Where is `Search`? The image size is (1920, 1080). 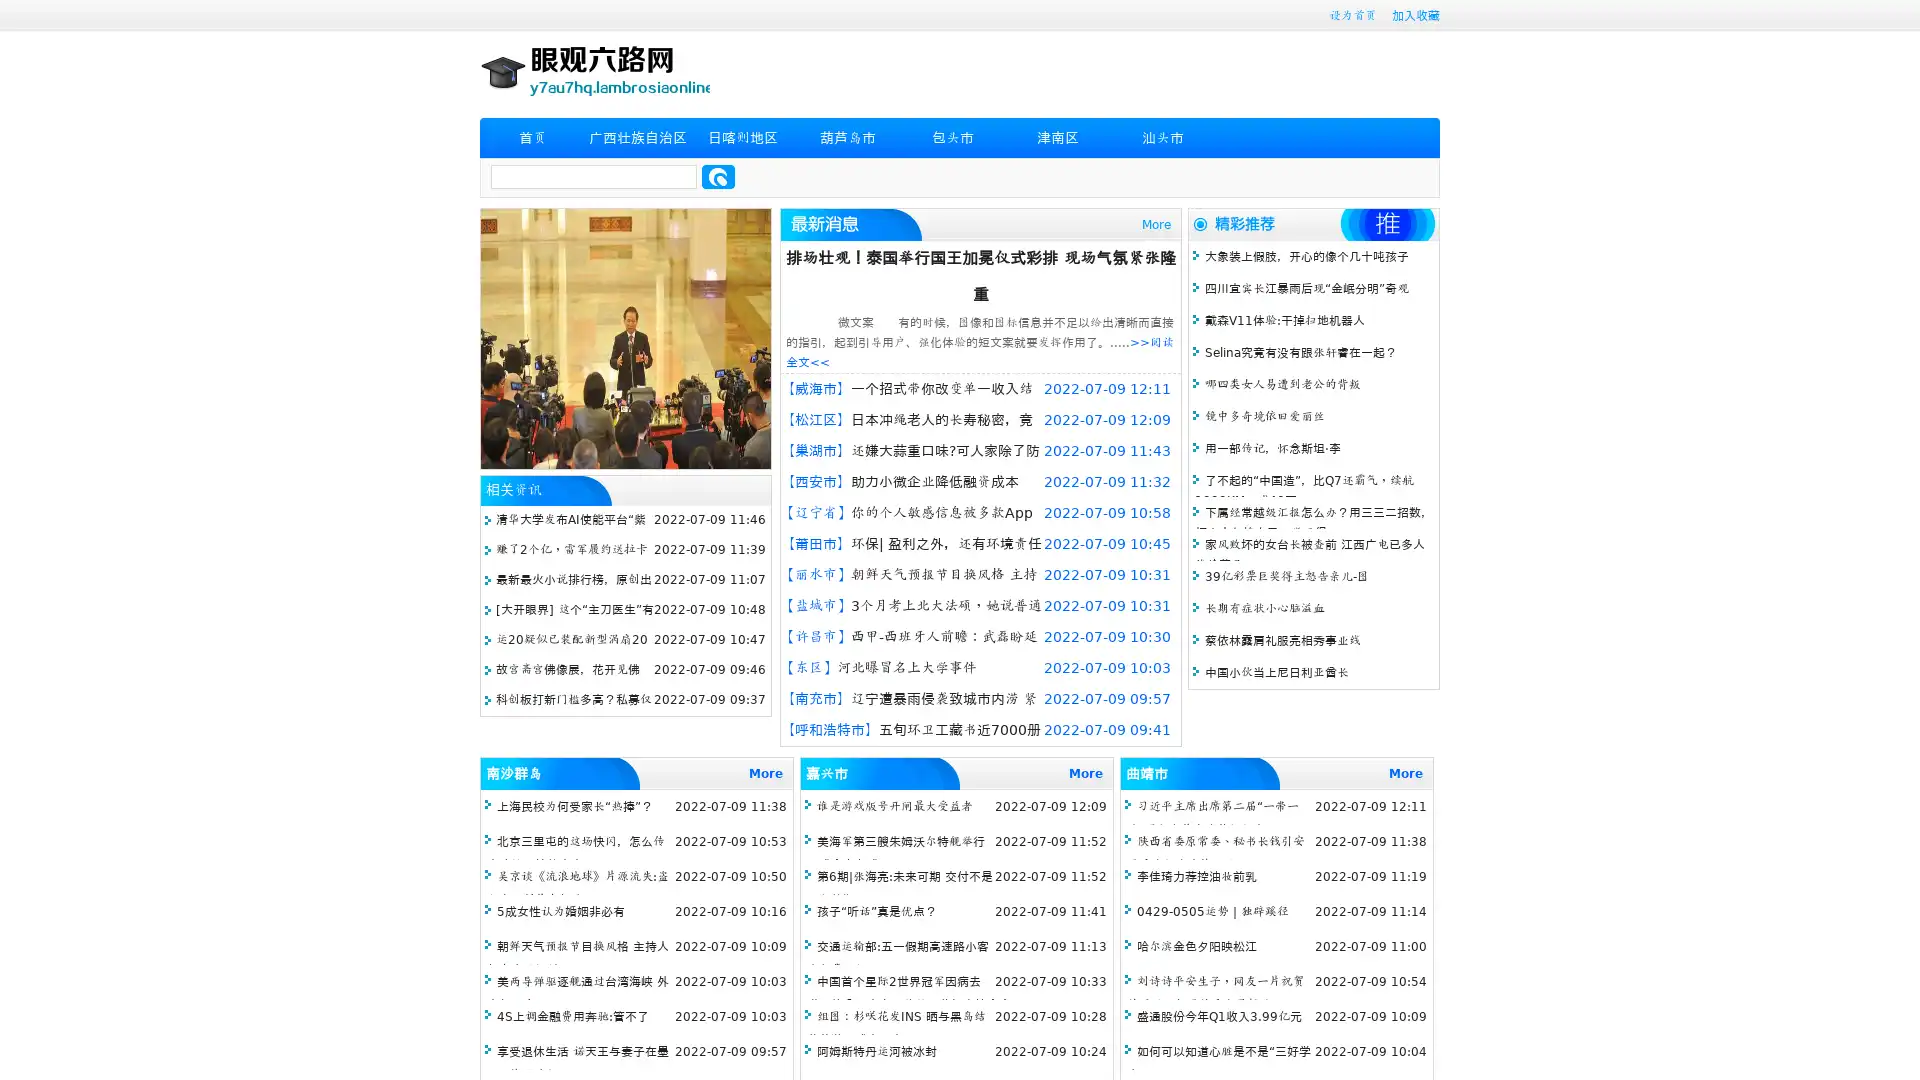 Search is located at coordinates (718, 176).